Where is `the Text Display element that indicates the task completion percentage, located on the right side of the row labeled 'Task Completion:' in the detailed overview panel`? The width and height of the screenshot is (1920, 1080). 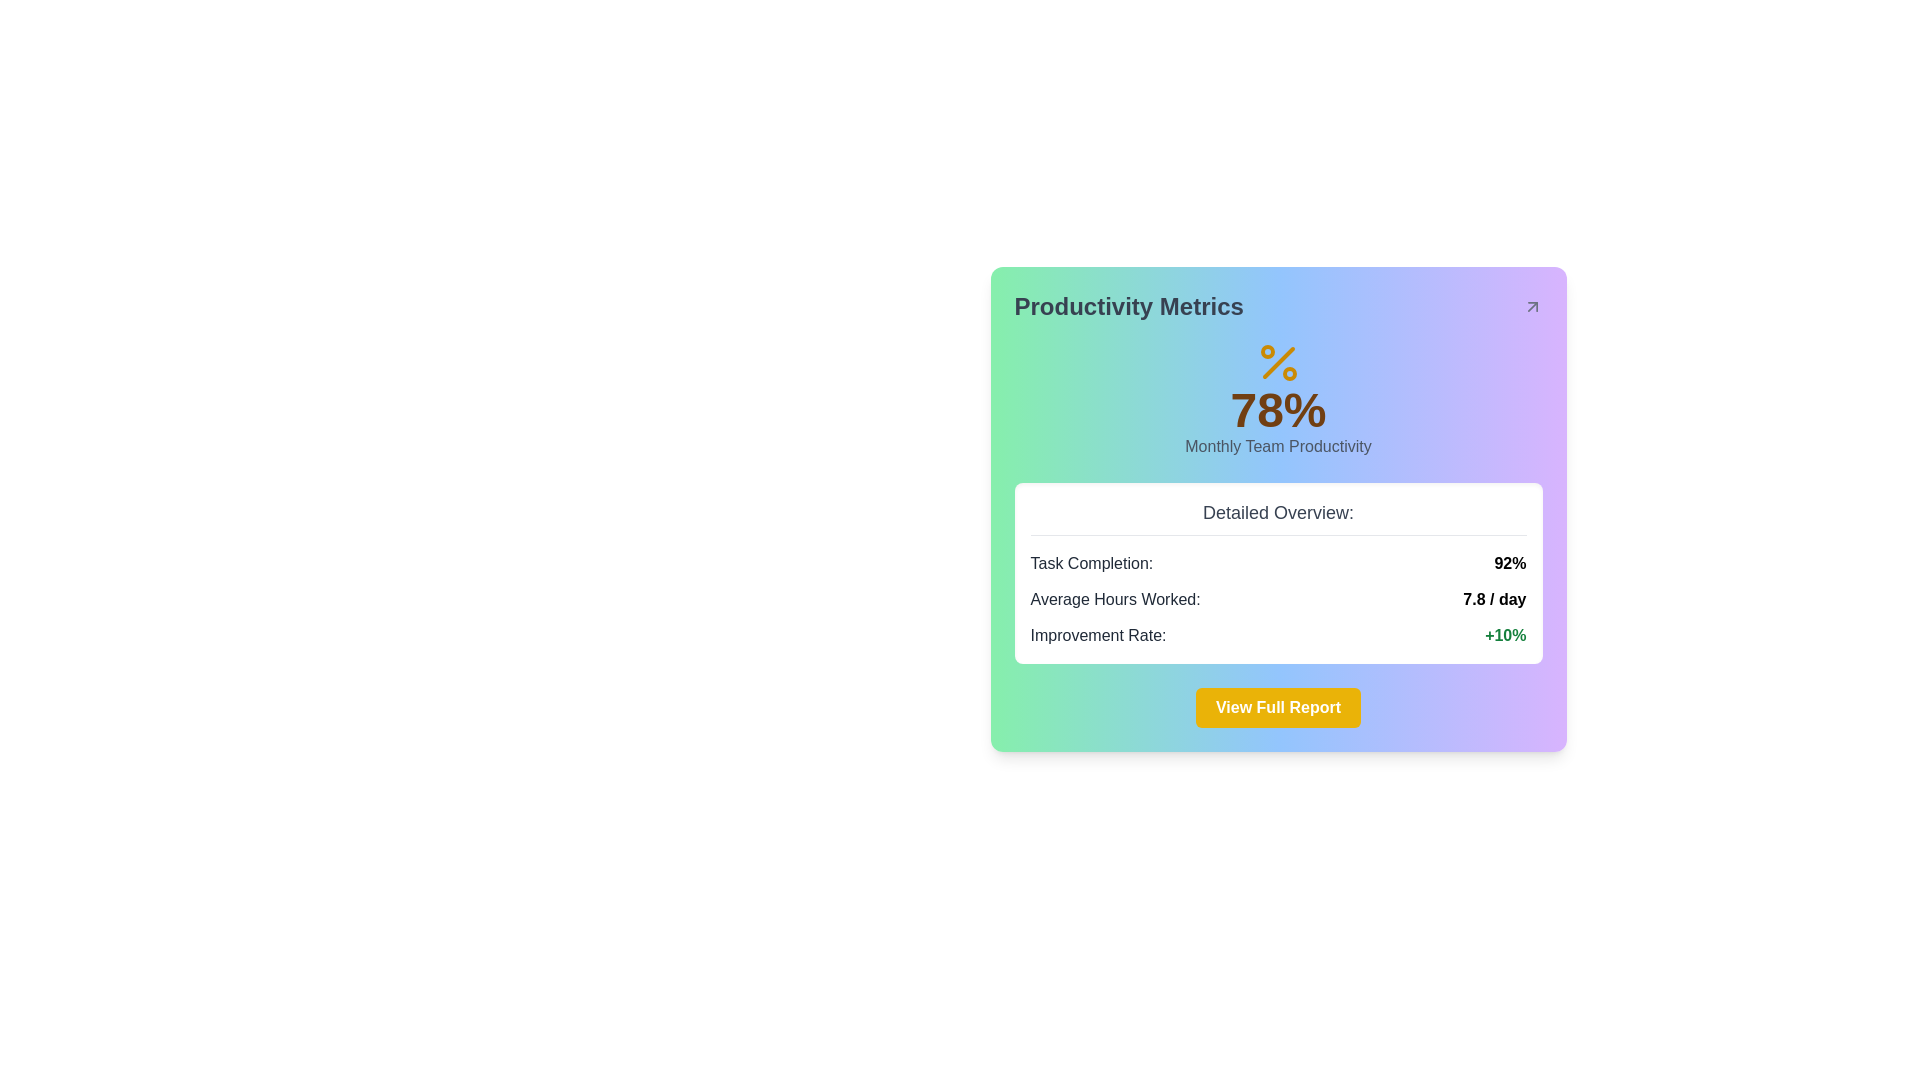 the Text Display element that indicates the task completion percentage, located on the right side of the row labeled 'Task Completion:' in the detailed overview panel is located at coordinates (1510, 563).